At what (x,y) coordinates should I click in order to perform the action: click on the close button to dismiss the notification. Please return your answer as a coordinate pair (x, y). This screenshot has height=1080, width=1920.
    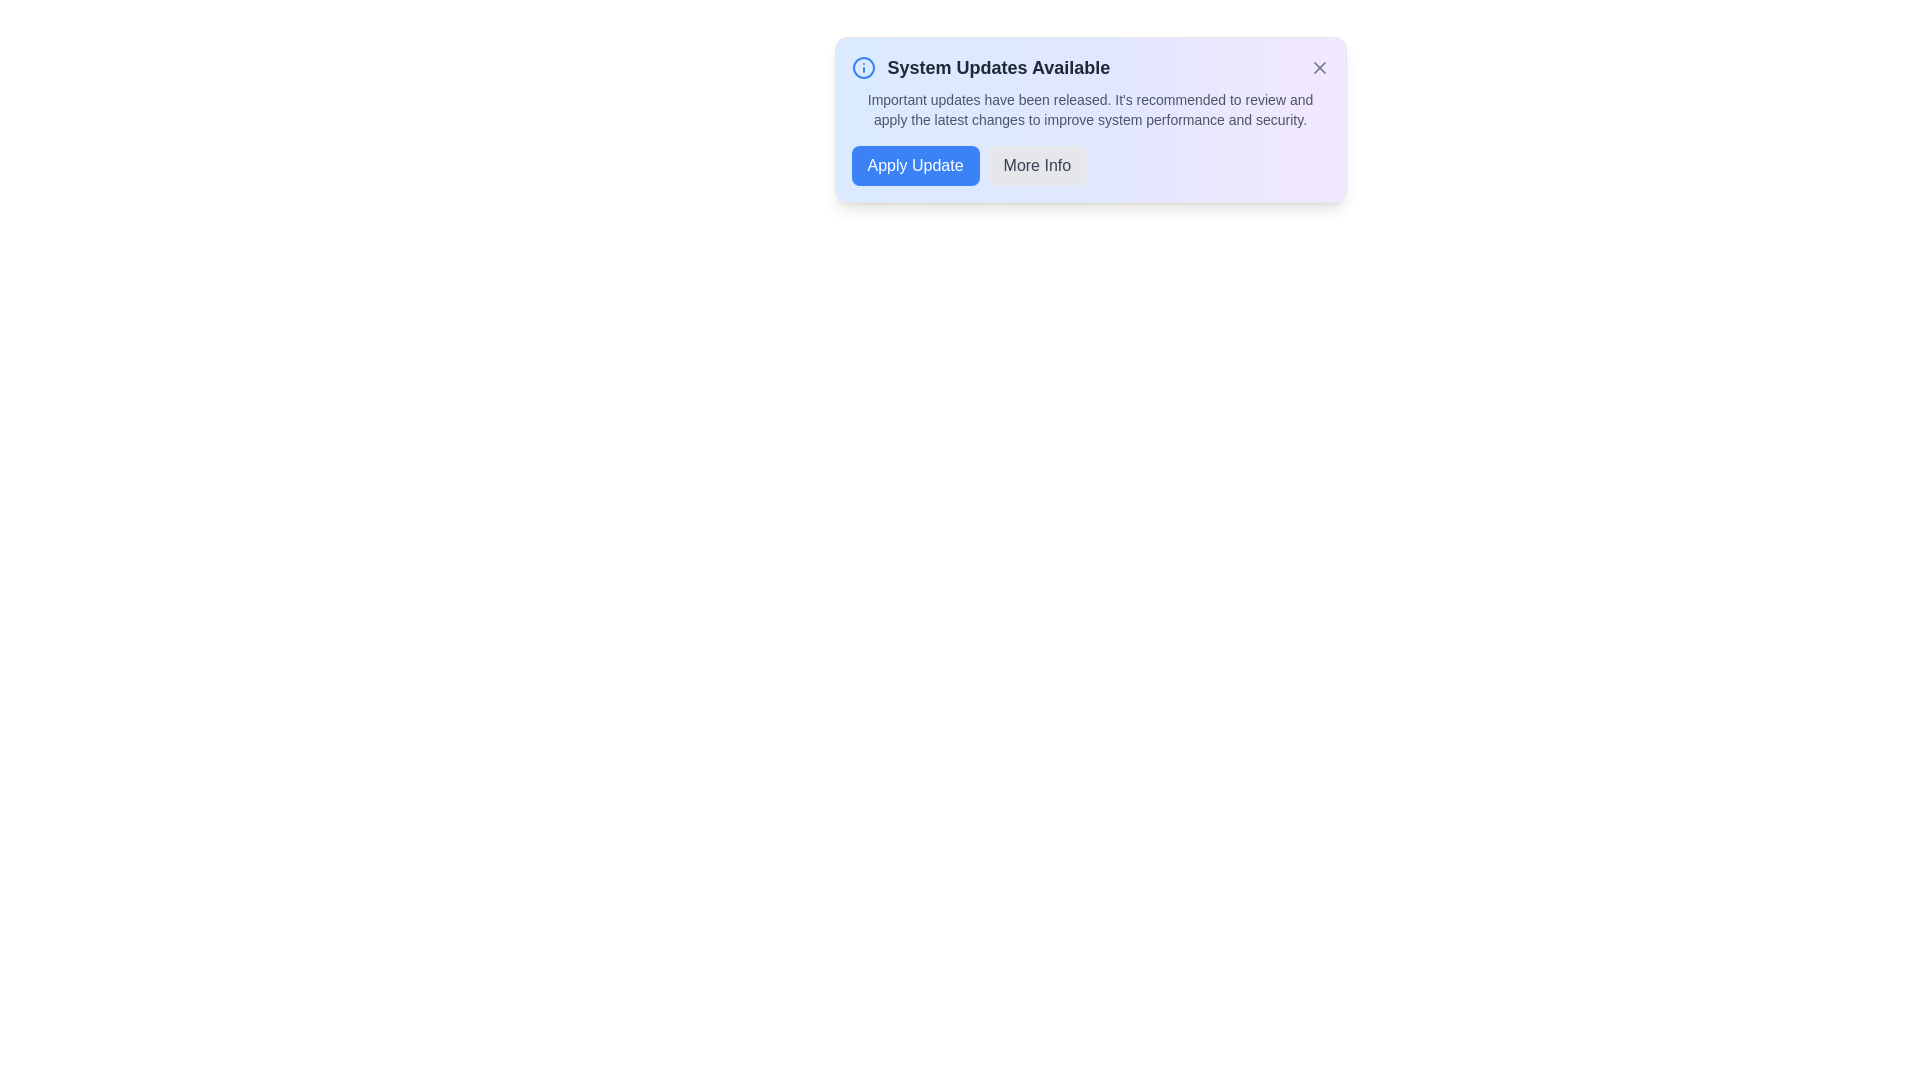
    Looking at the image, I should click on (1319, 67).